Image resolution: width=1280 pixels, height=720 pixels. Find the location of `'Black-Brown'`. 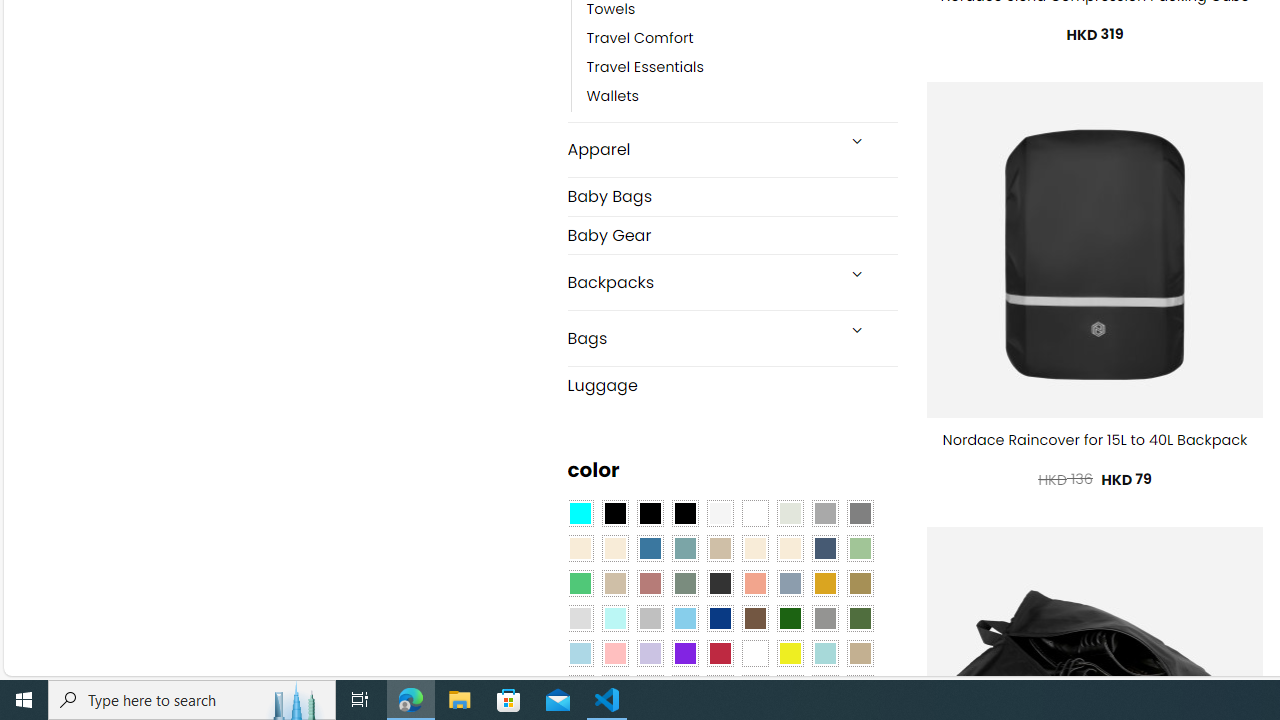

'Black-Brown' is located at coordinates (684, 513).